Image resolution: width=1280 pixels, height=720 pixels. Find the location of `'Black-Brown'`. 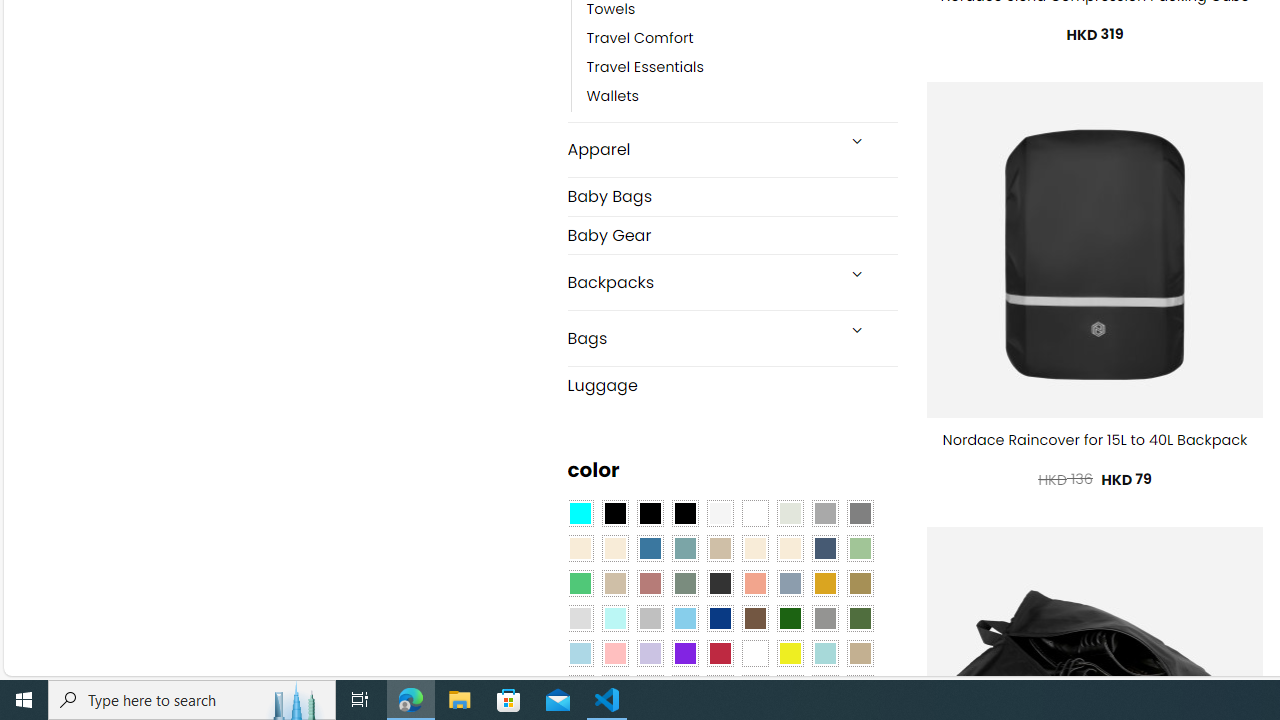

'Black-Brown' is located at coordinates (684, 513).